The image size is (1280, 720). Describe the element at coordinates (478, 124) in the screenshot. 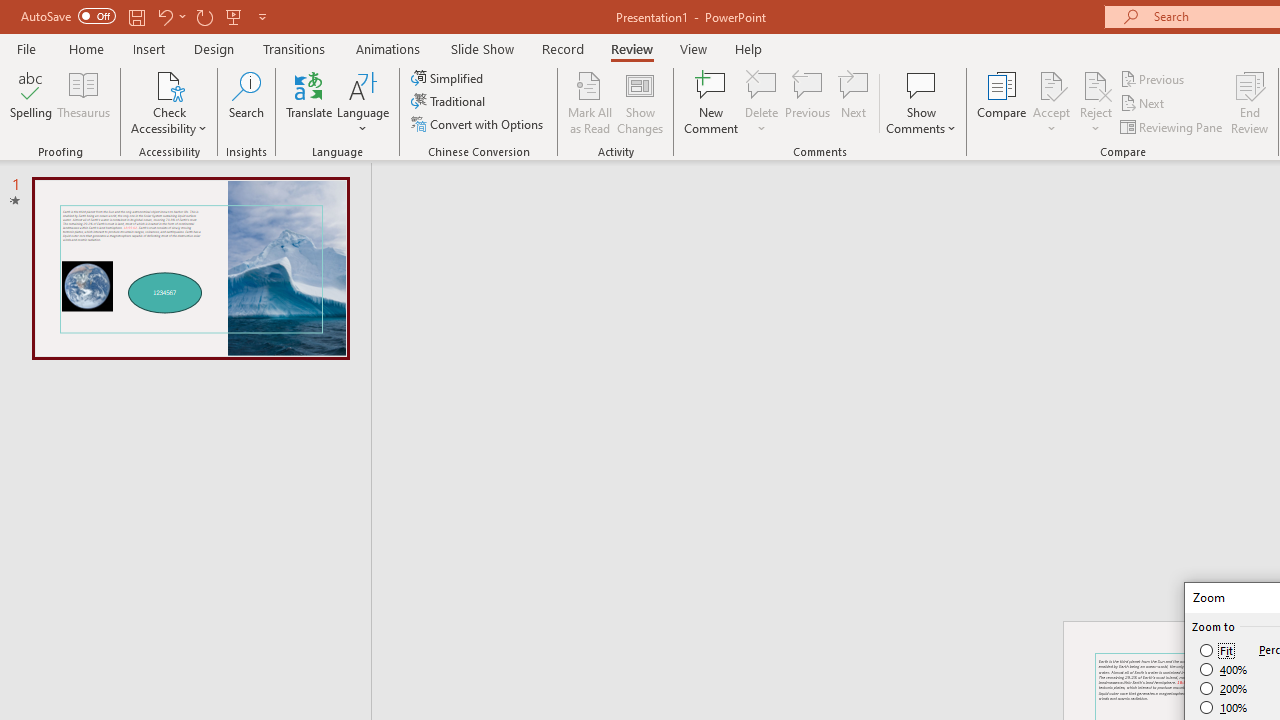

I see `'Convert with Options...'` at that location.